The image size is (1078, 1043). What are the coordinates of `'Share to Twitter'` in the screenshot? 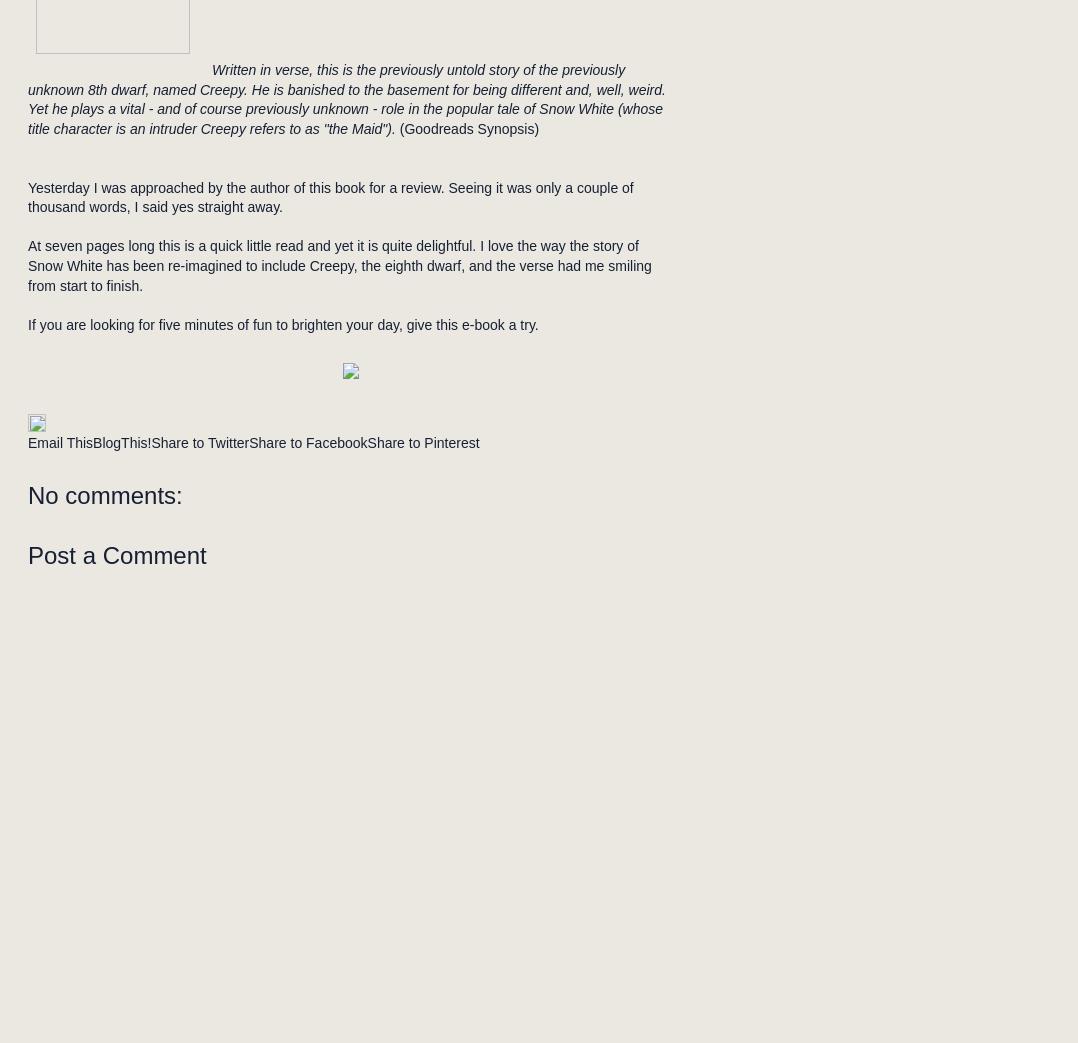 It's located at (199, 442).